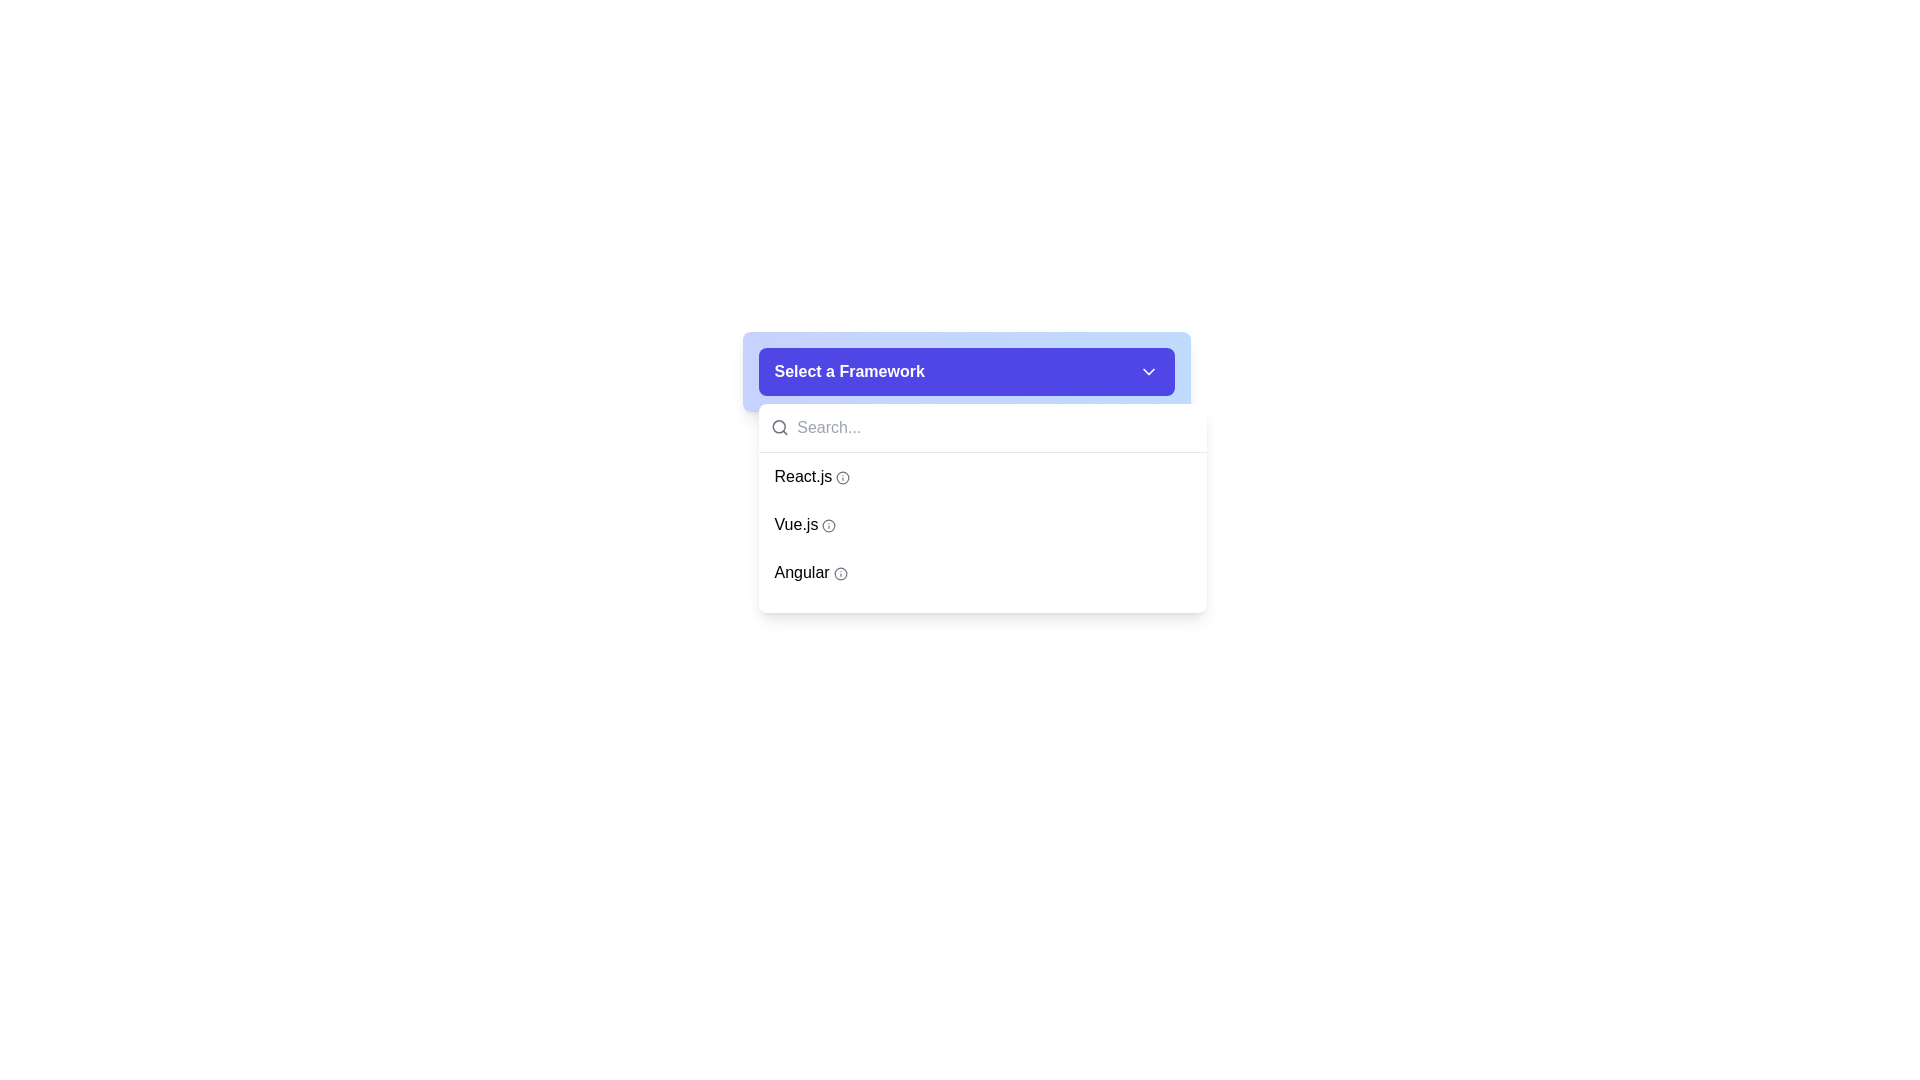 Image resolution: width=1920 pixels, height=1080 pixels. Describe the element at coordinates (982, 573) in the screenshot. I see `the third option in the dropdown menu` at that location.